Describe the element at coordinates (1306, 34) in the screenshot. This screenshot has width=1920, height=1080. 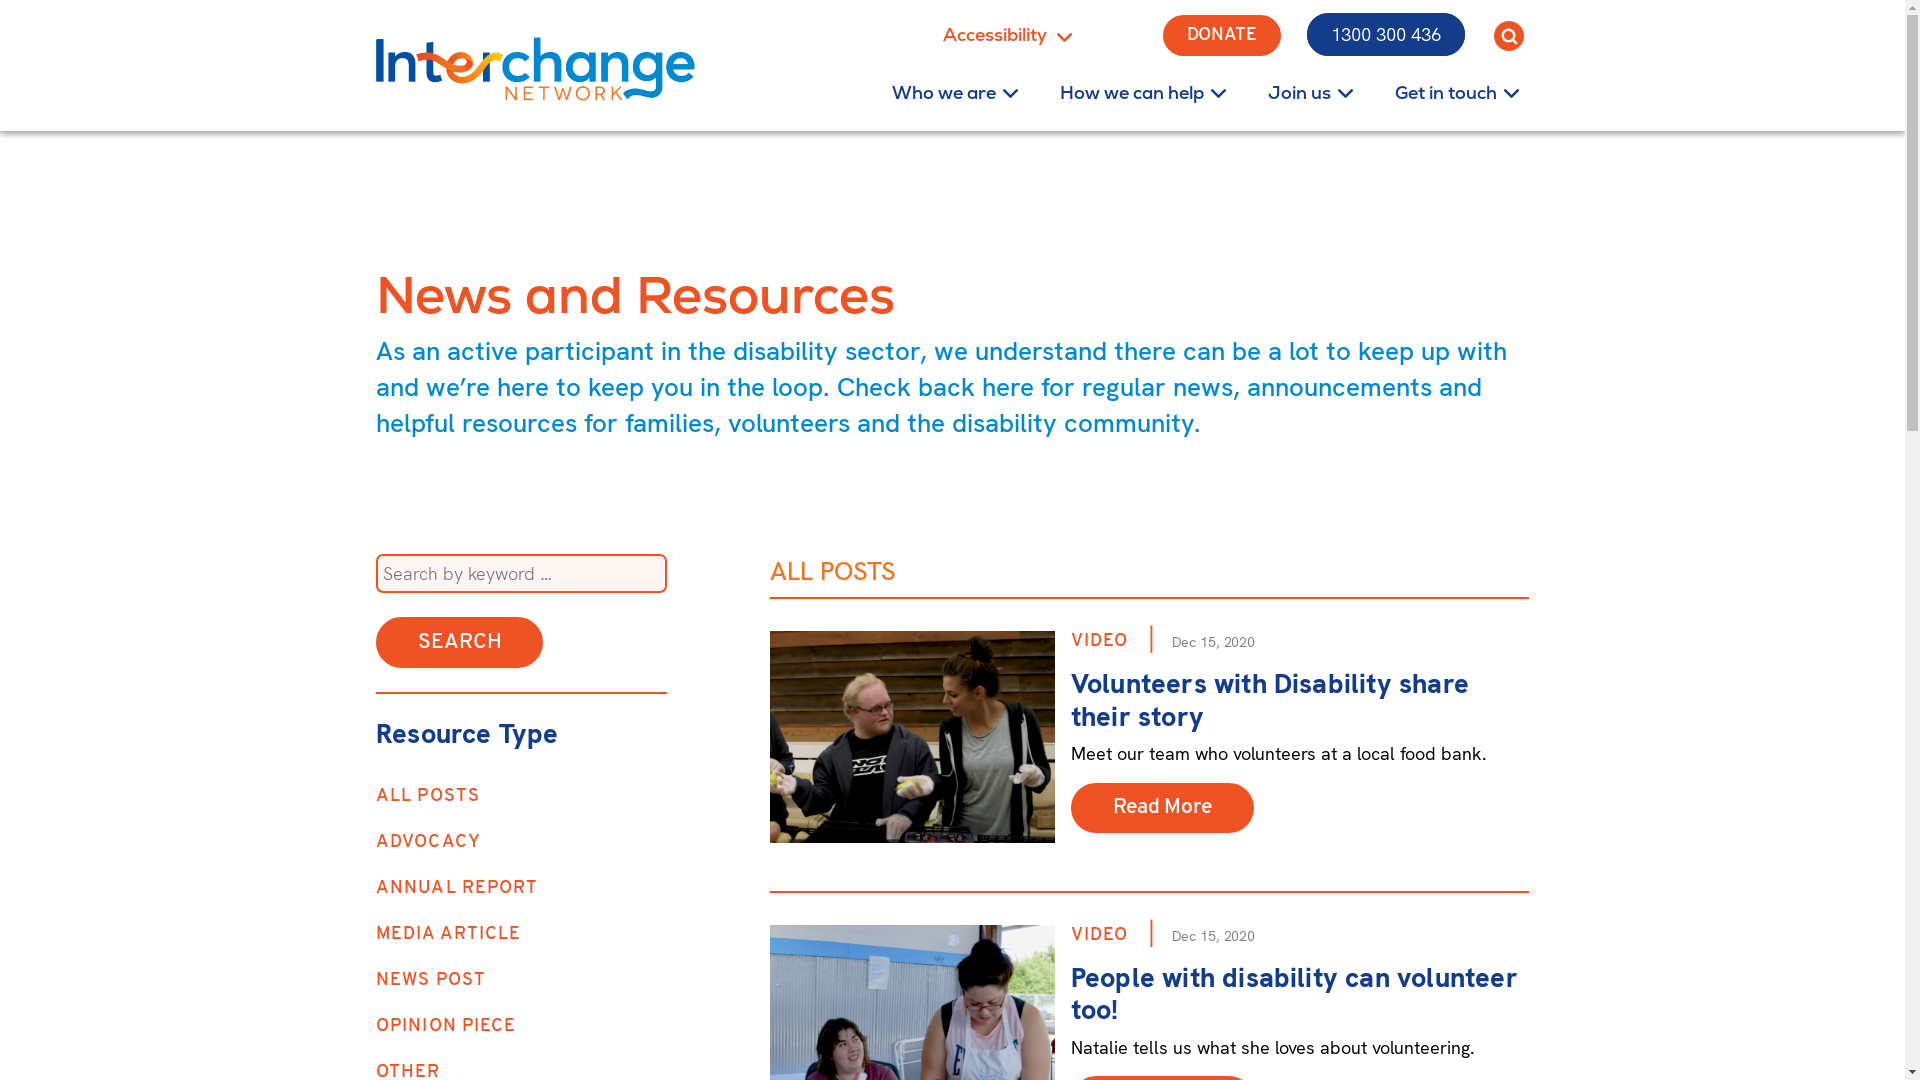
I see `'1300 300 436'` at that location.